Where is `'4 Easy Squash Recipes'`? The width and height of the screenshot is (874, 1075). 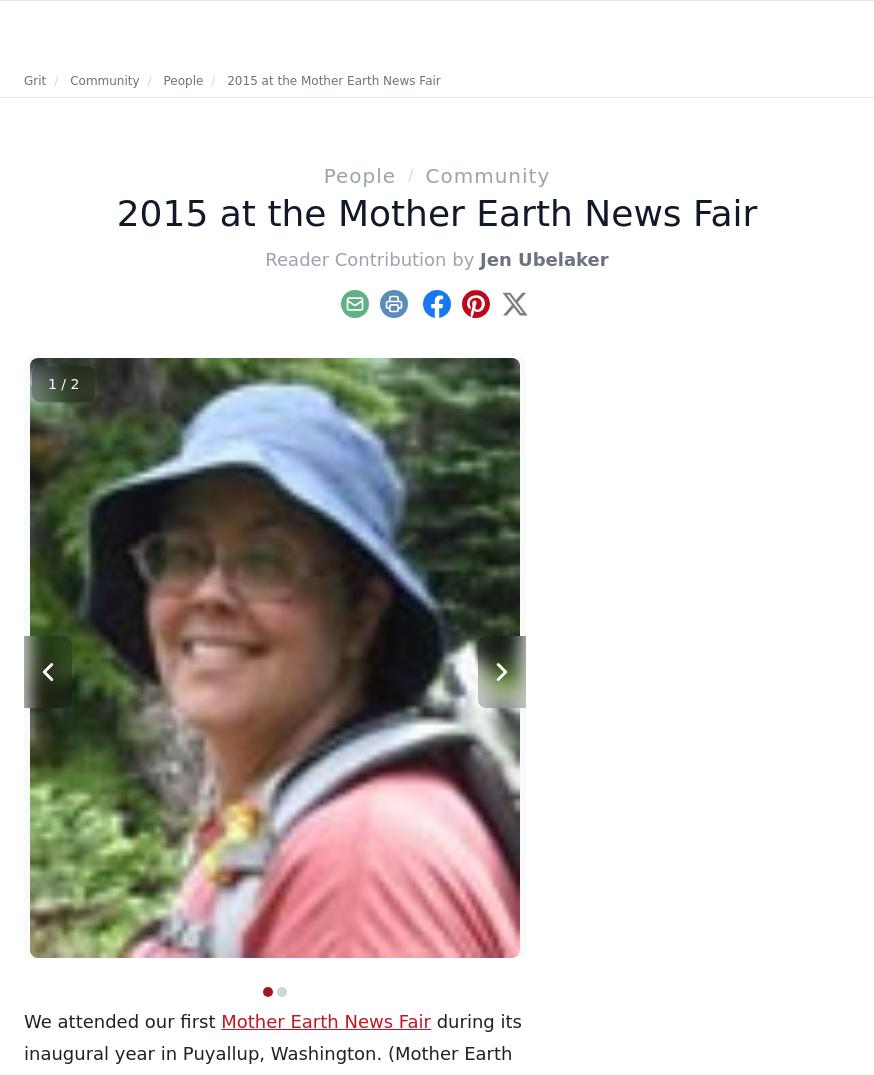
'4 Easy Squash Recipes' is located at coordinates (724, 722).